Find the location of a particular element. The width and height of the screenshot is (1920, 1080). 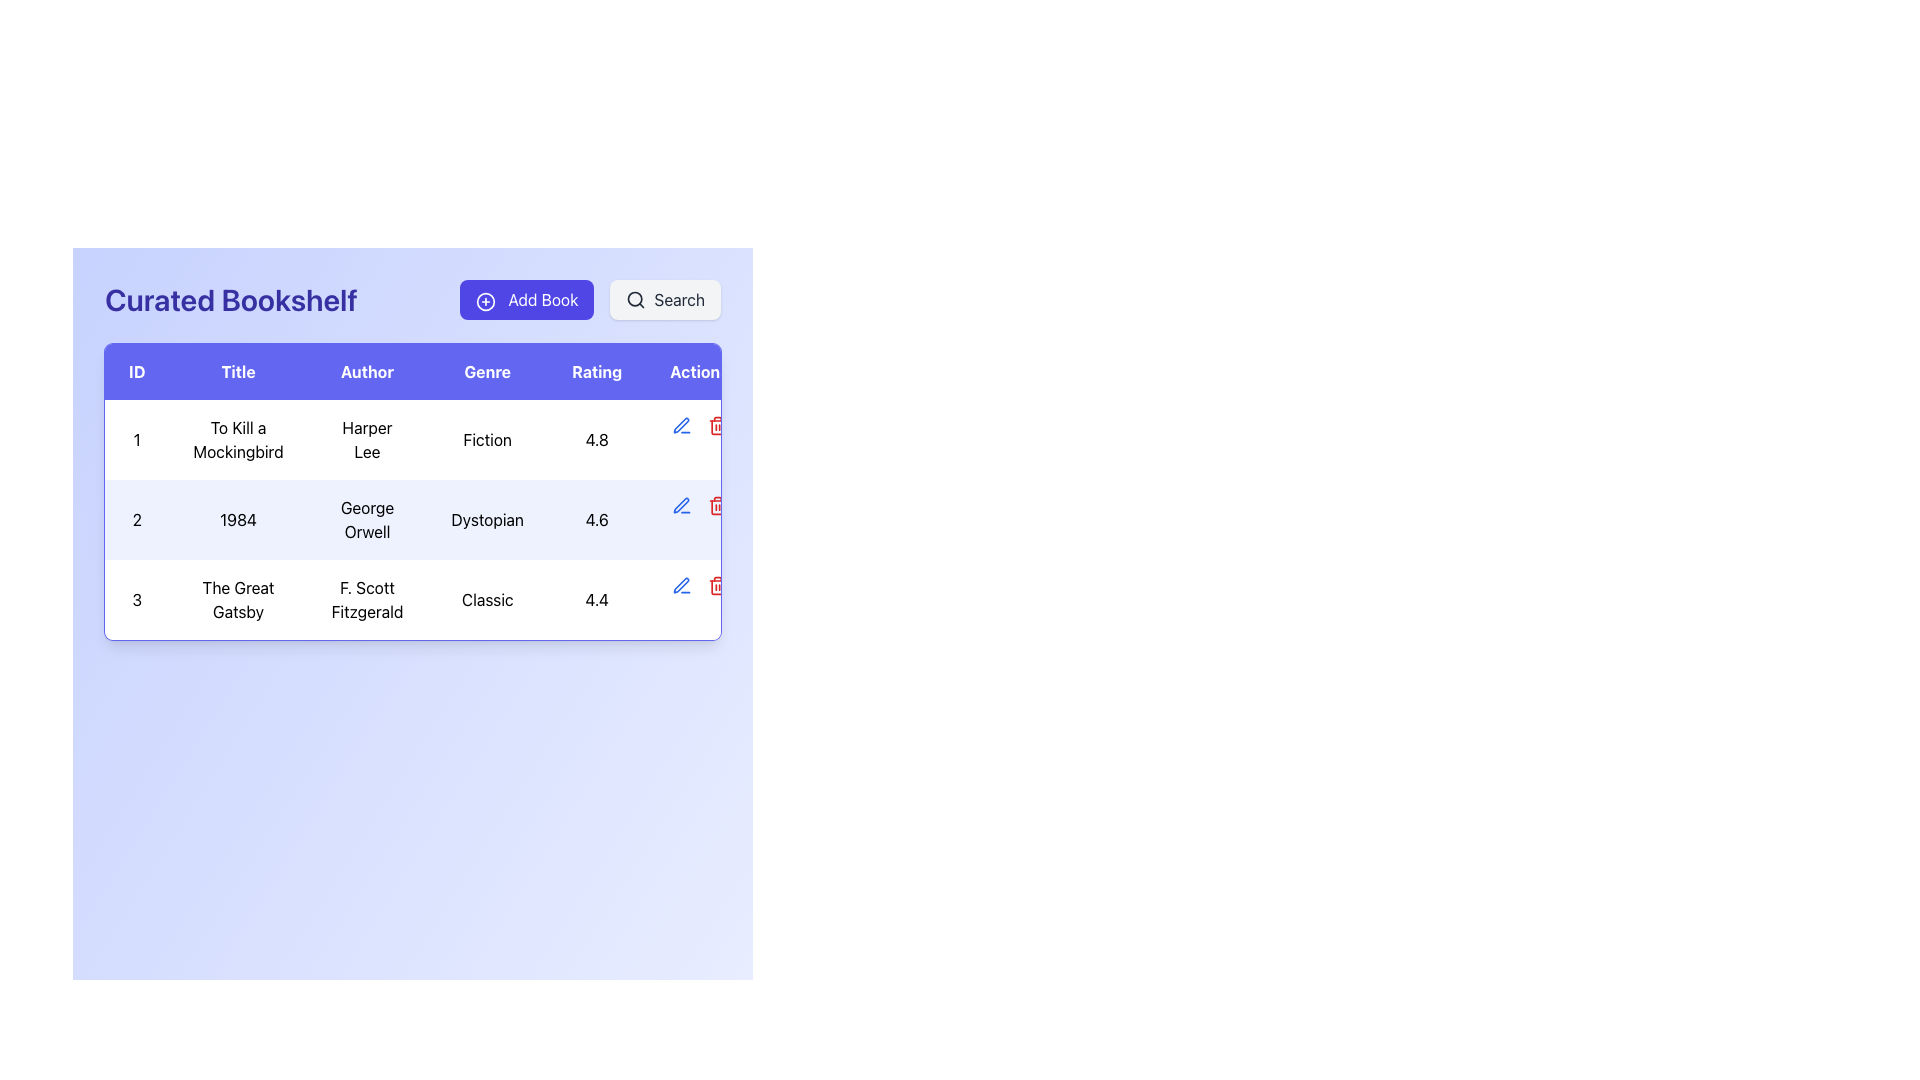

the 'Search' button, which is styled with a light gray background and dark gray text, located to the right of the 'Add Book' button in the header of the interface is located at coordinates (665, 300).